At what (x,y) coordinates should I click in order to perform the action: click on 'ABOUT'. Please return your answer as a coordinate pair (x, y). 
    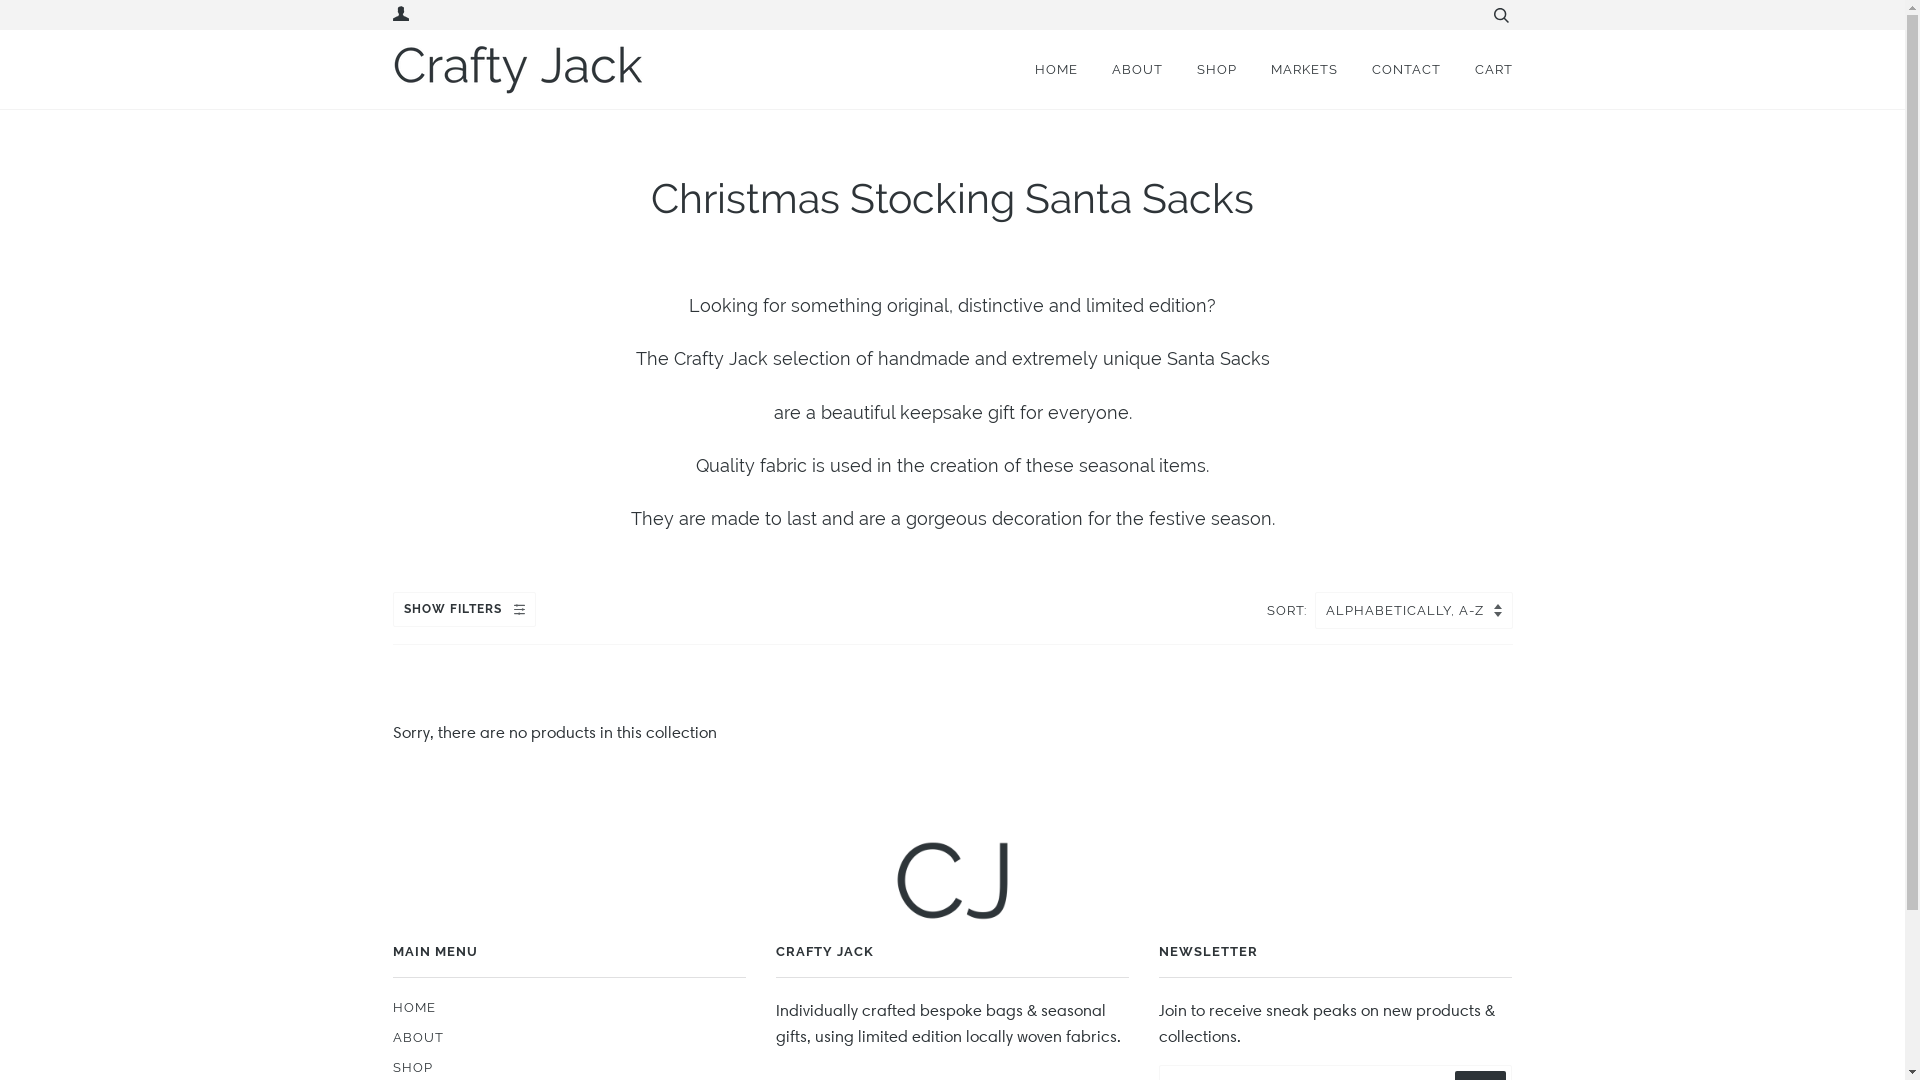
    Looking at the image, I should click on (416, 1036).